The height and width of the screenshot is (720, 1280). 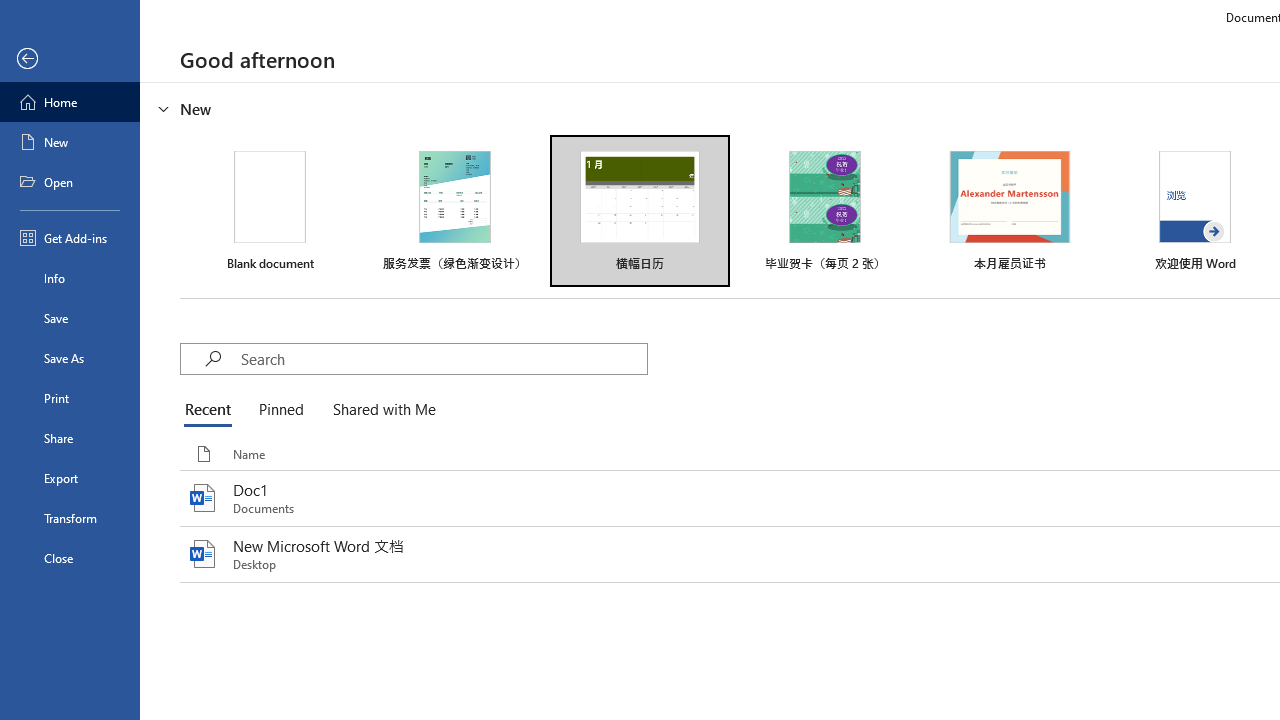 I want to click on 'Get Add-ins', so click(x=69, y=236).